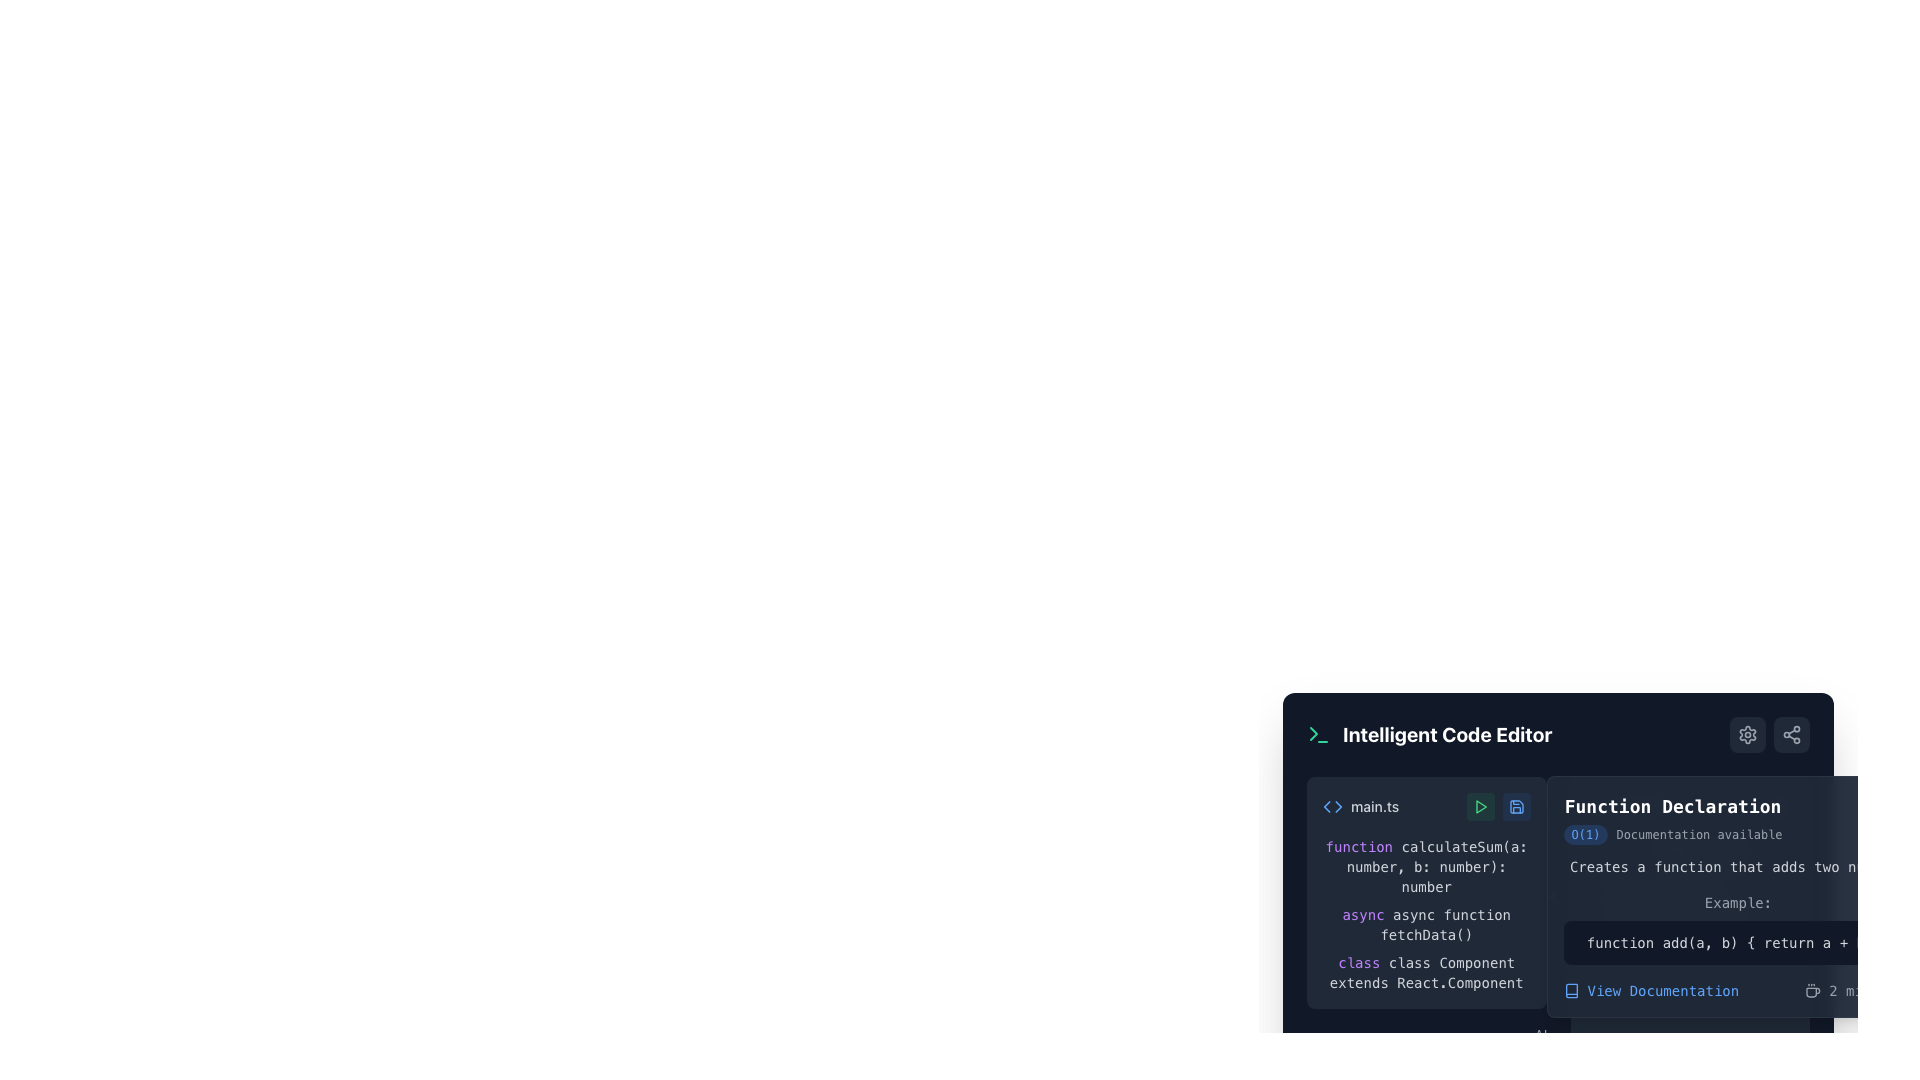  Describe the element at coordinates (1447, 735) in the screenshot. I see `the text label displaying 'Intelligent Code Editor', which is a bold, large, white font on a dark background, centrally aligned in the top section of the panel` at that location.